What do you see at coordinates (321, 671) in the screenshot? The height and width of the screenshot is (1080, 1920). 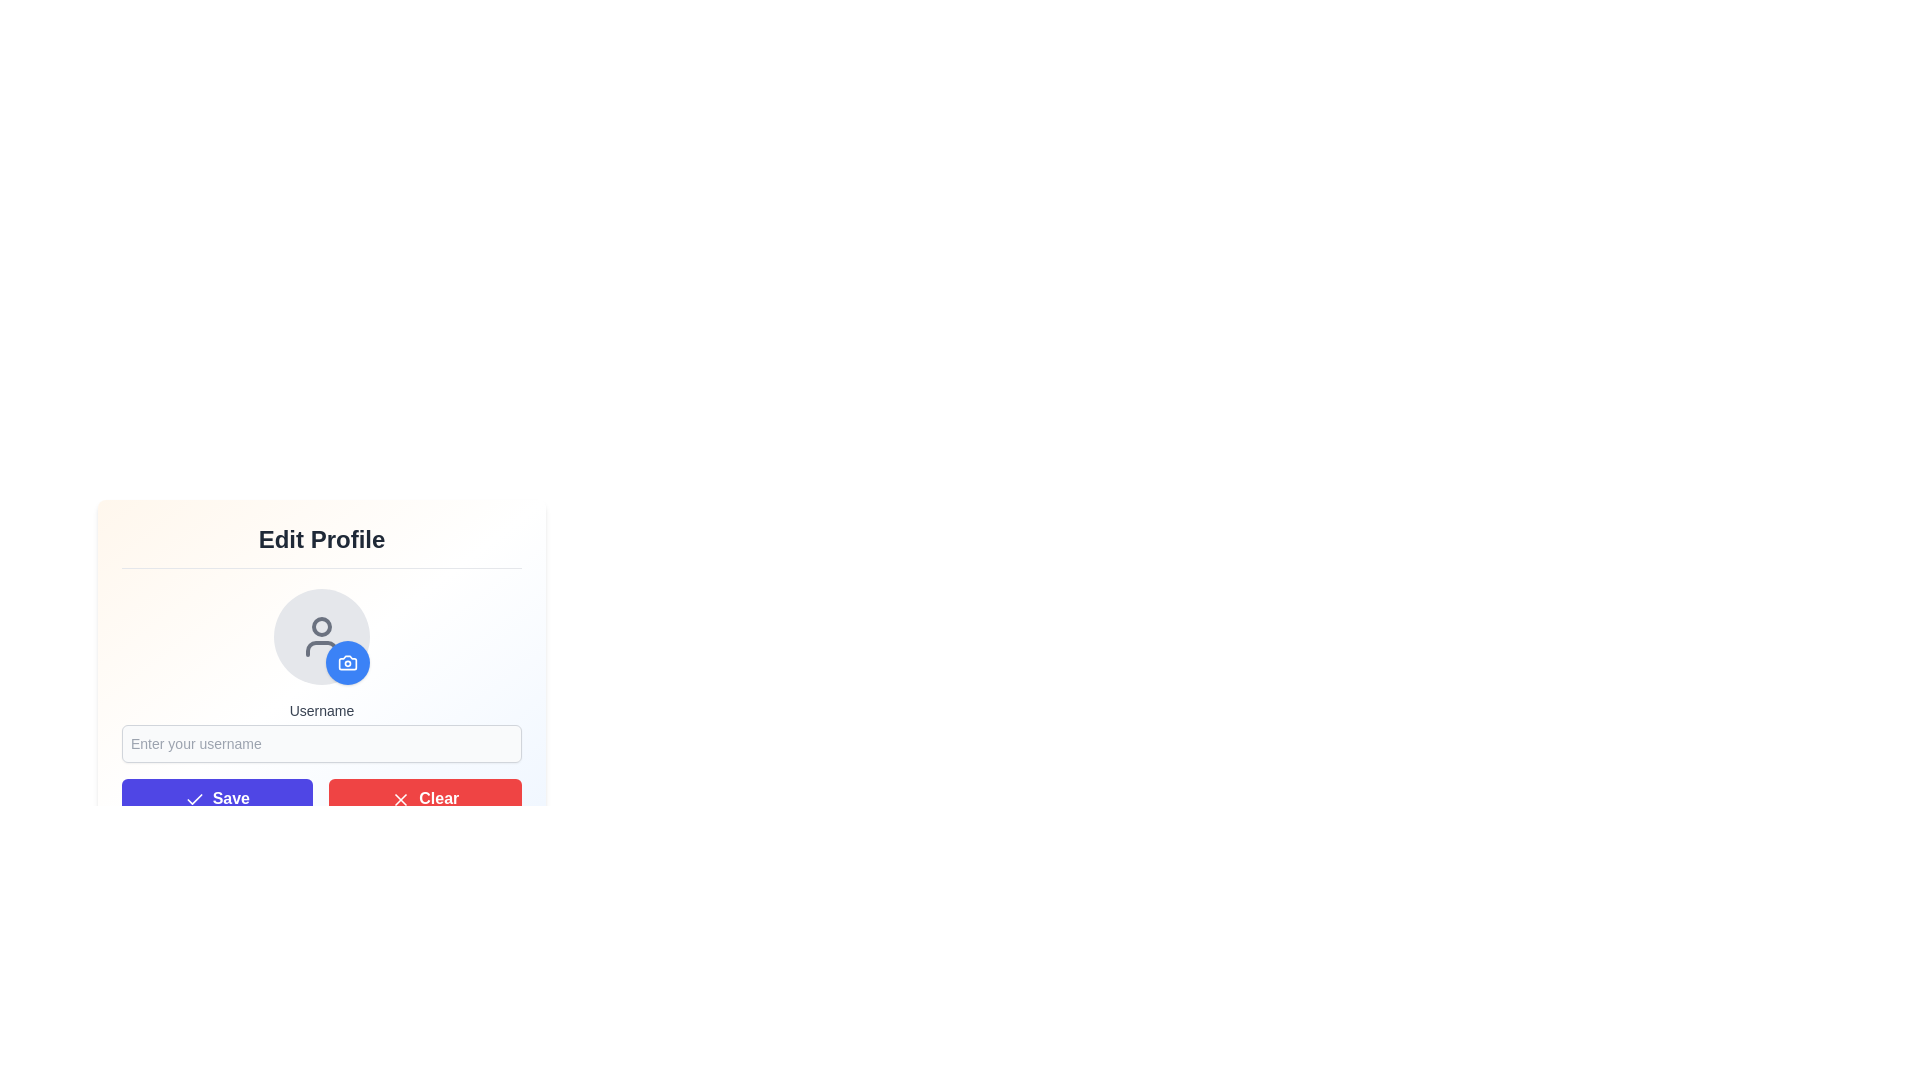 I see `the avatar placeholder in the 'Edit Profile' dialog box, which includes a user icon and a camera icon overlayed on the bottom-right corner` at bounding box center [321, 671].